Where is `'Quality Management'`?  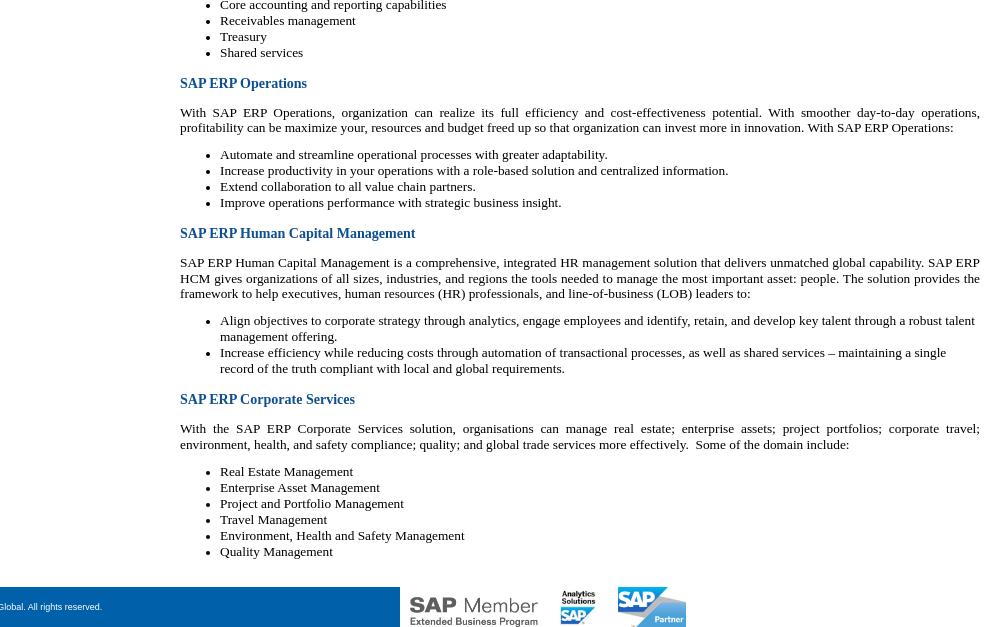
'Quality Management' is located at coordinates (274, 551).